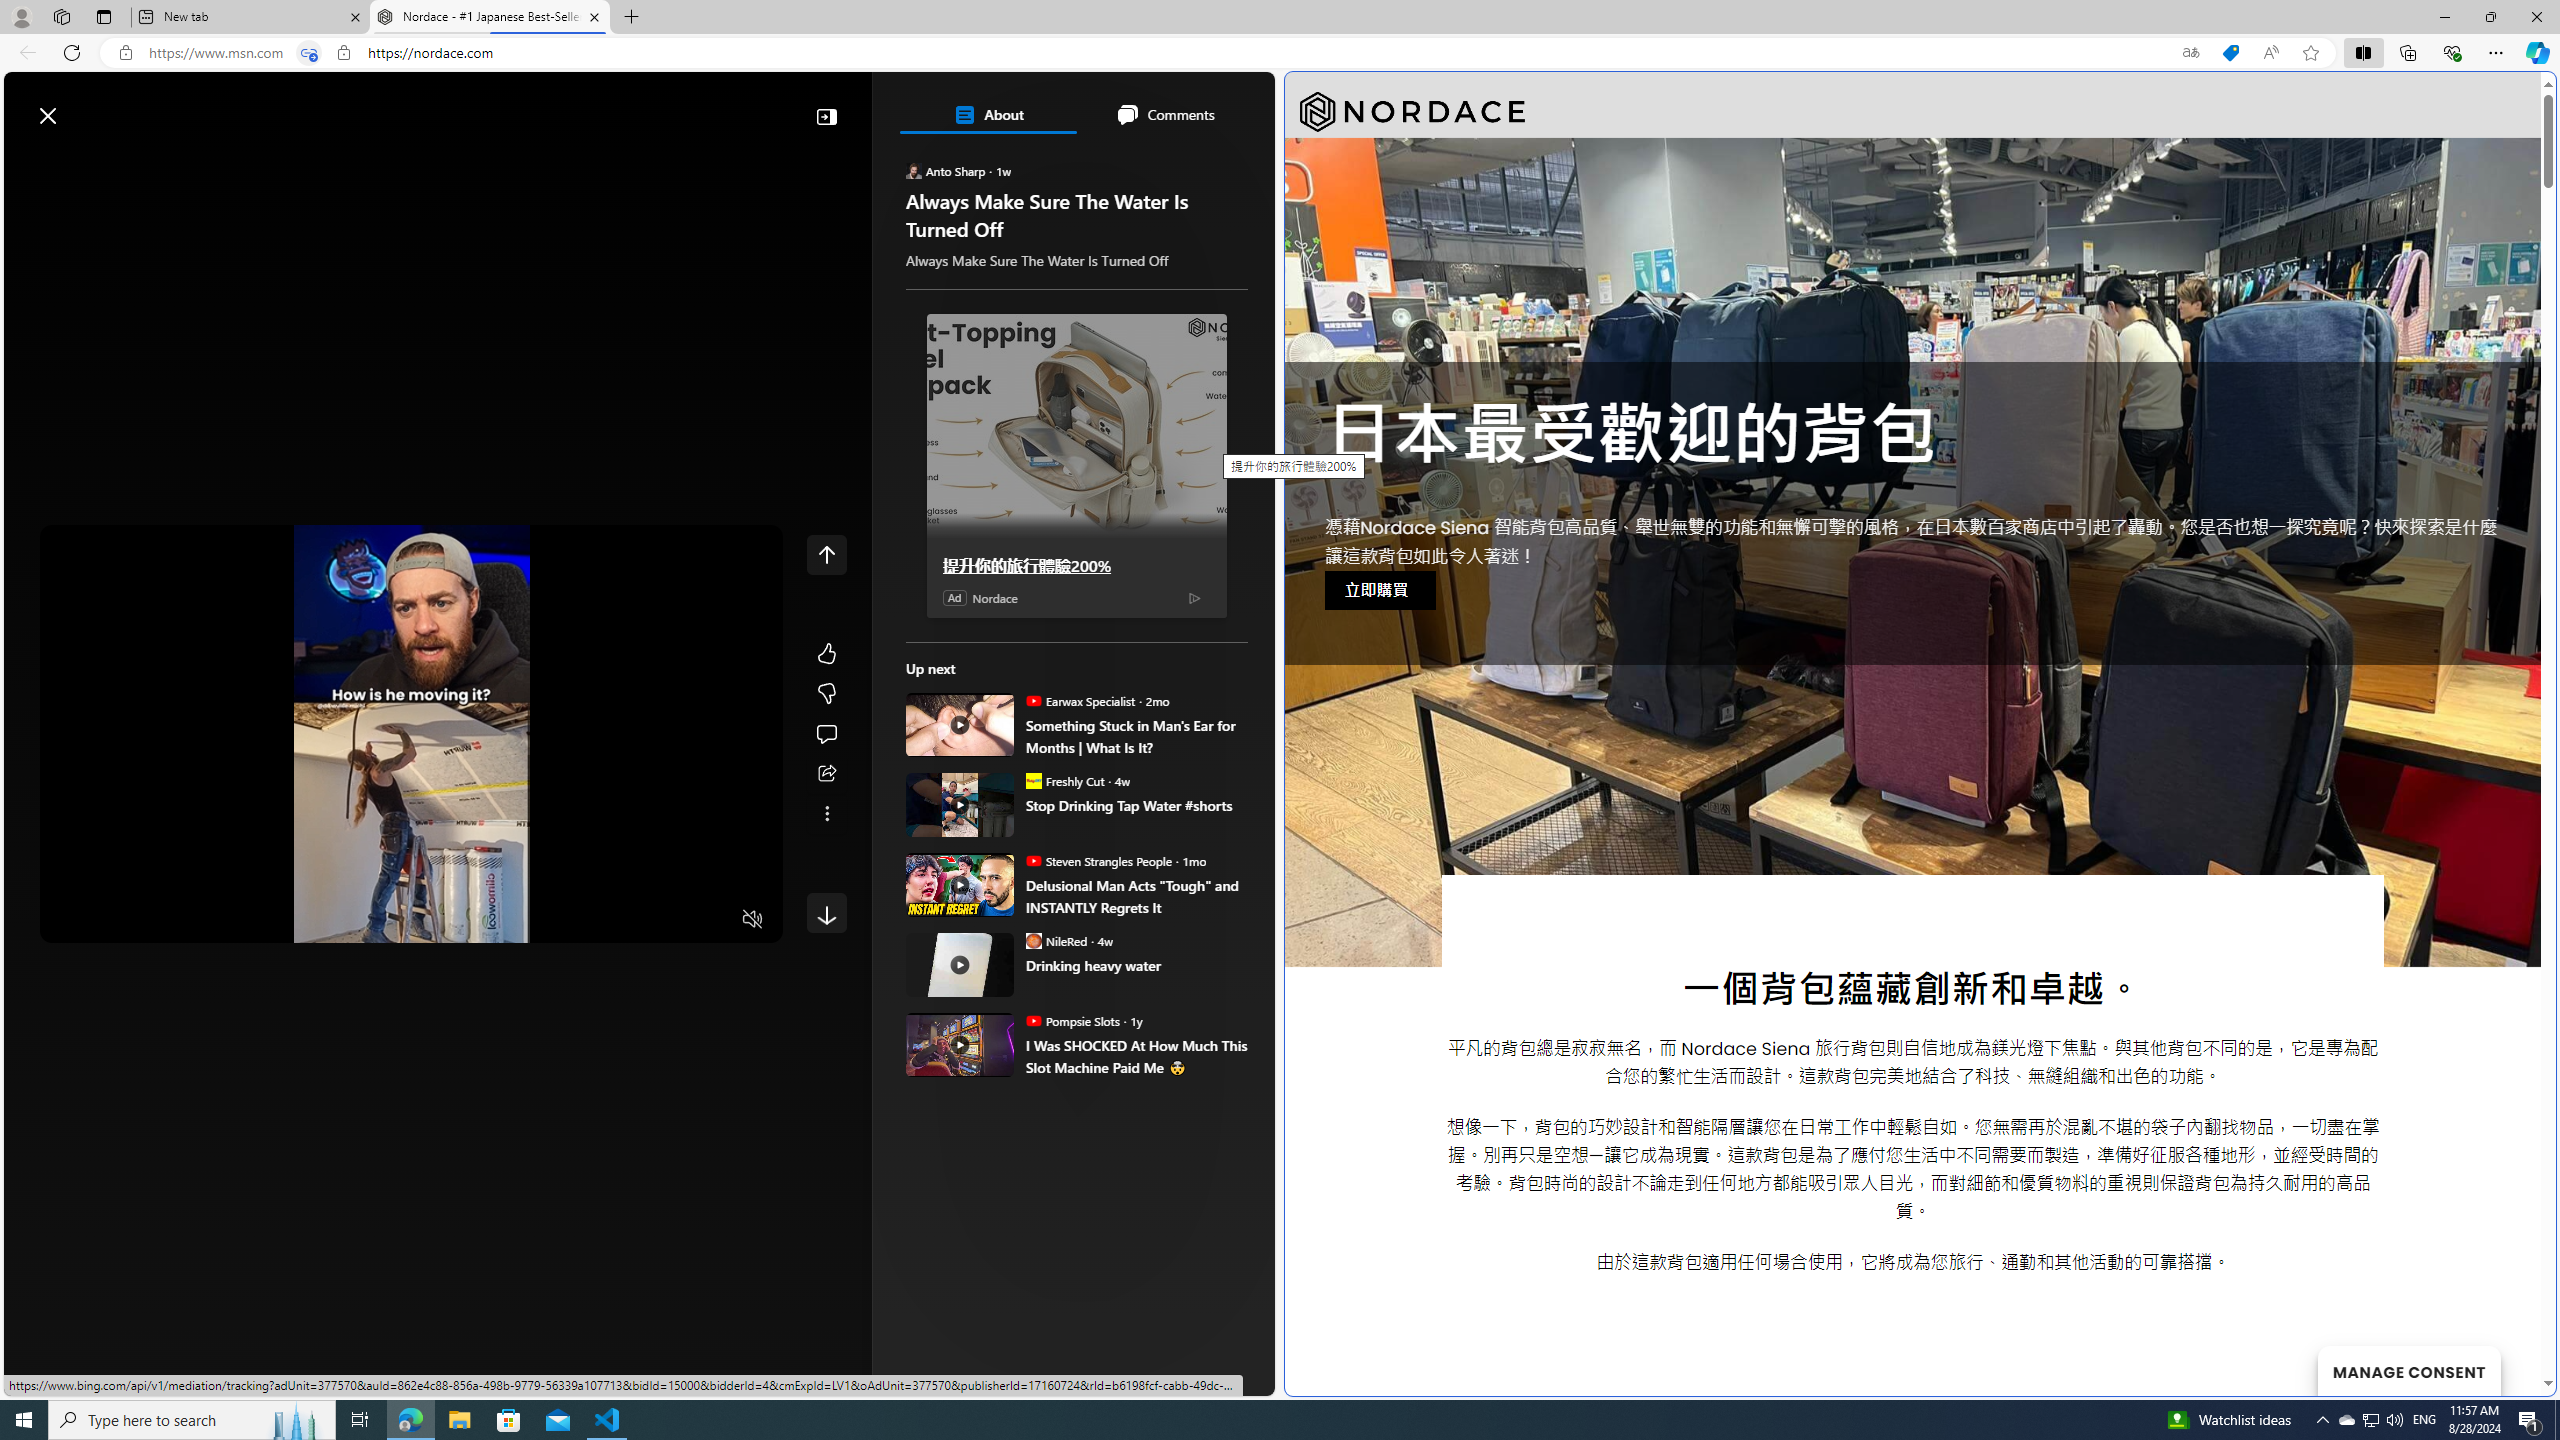  I want to click on 'Something Stuck in Man', so click(1136, 735).